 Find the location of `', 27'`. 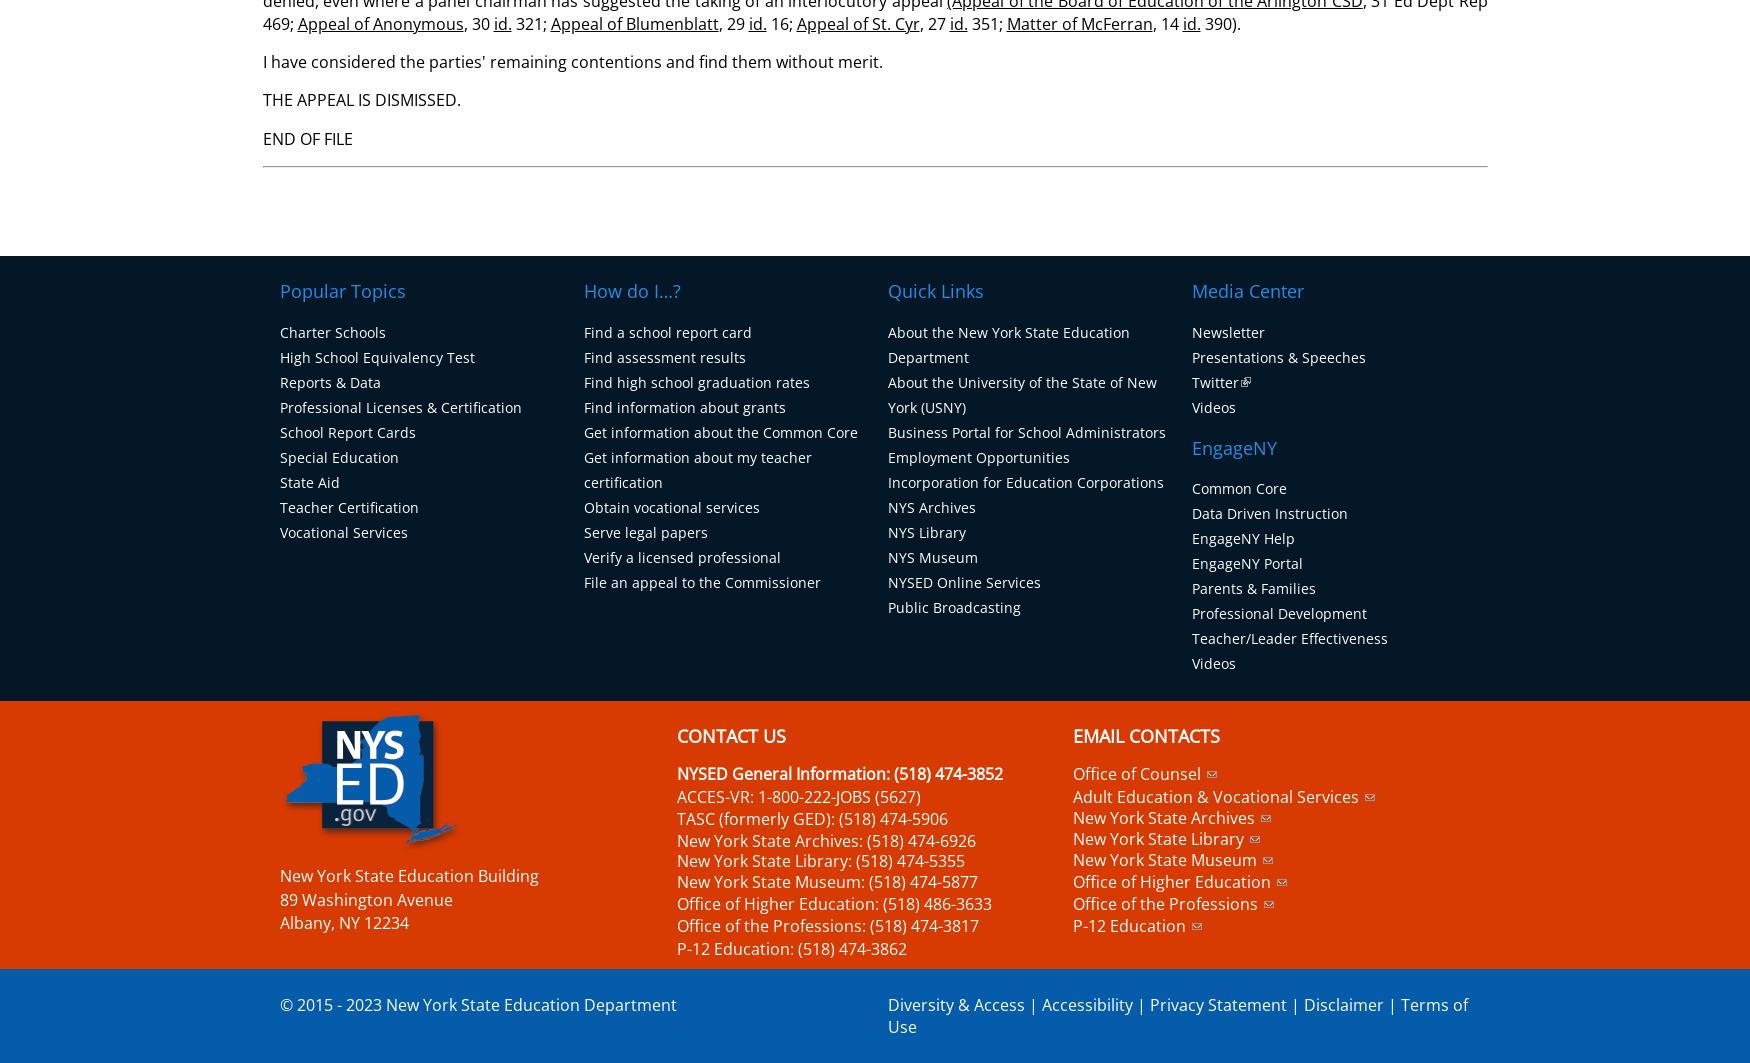

', 27' is located at coordinates (932, 22).